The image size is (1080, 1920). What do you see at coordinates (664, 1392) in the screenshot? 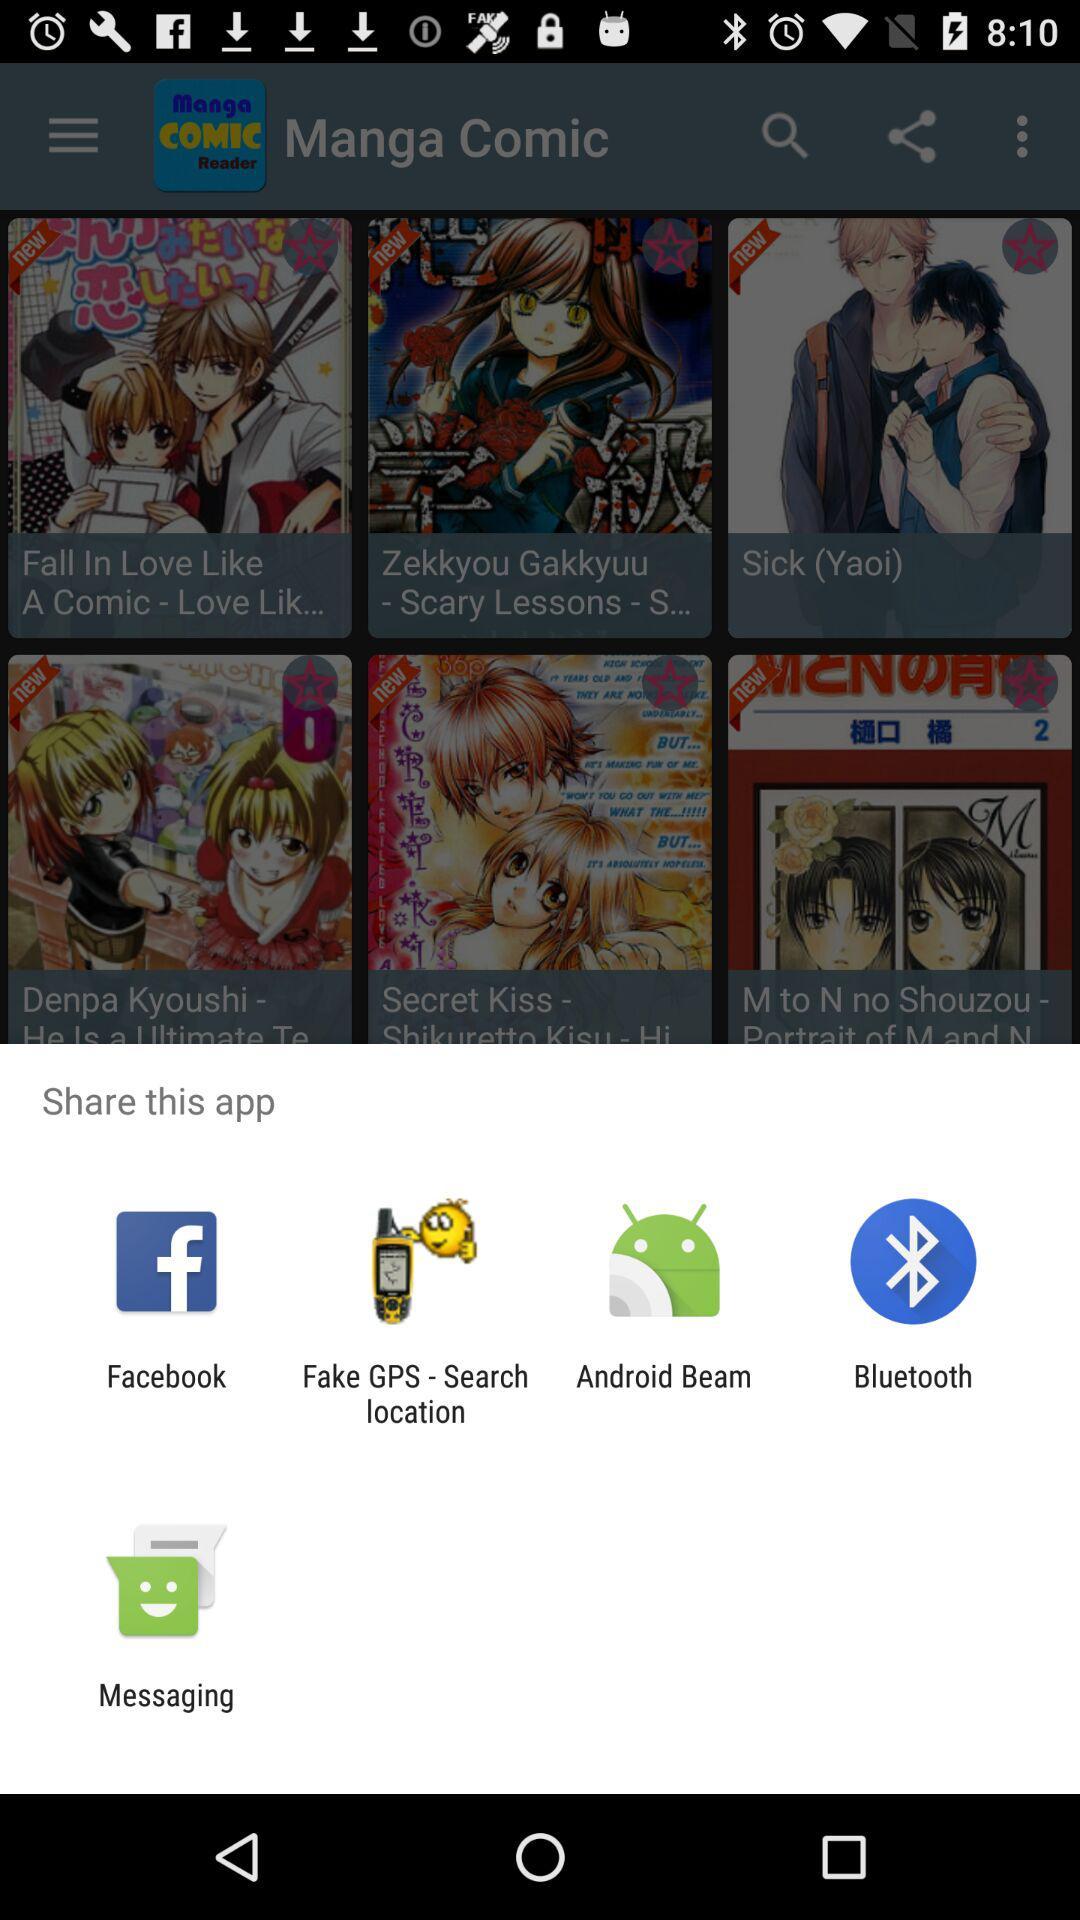
I see `android beam icon` at bounding box center [664, 1392].